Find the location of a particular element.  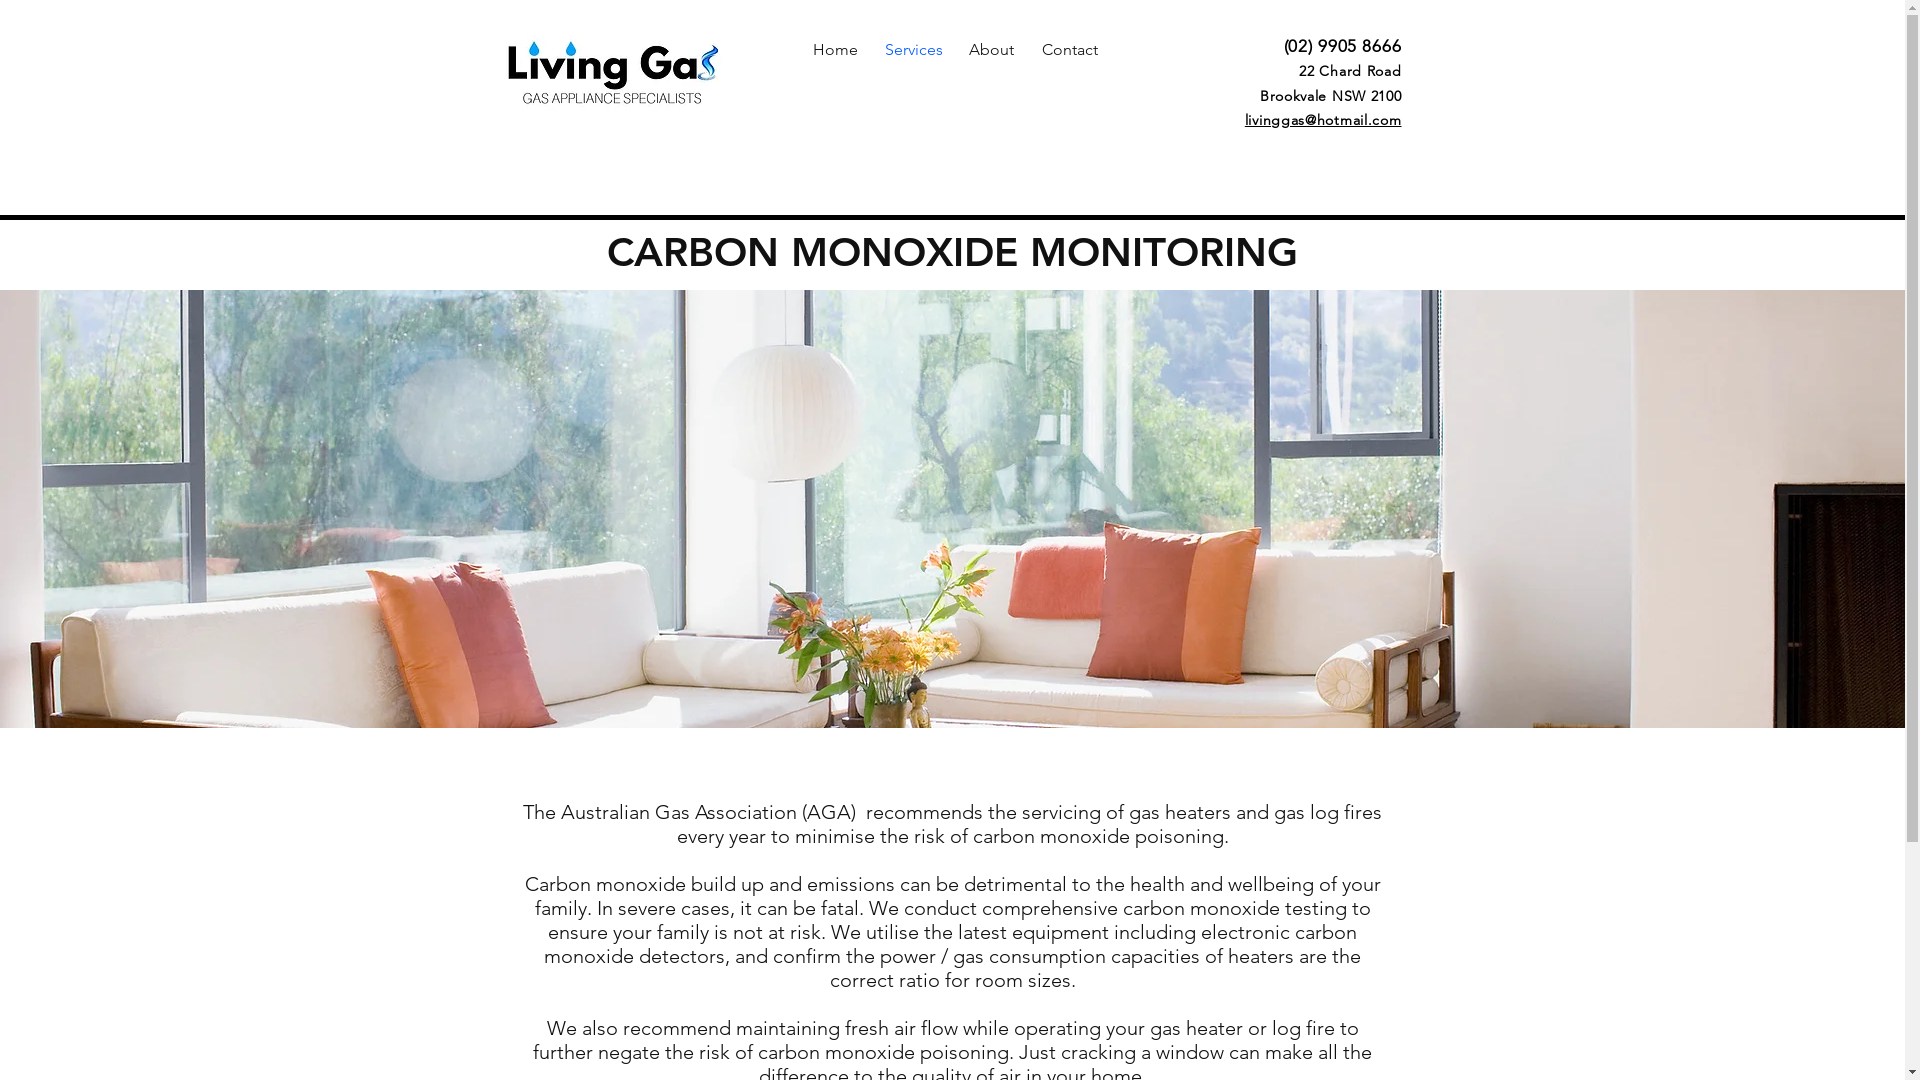

'livinggas@hotmail.com' is located at coordinates (1323, 119).